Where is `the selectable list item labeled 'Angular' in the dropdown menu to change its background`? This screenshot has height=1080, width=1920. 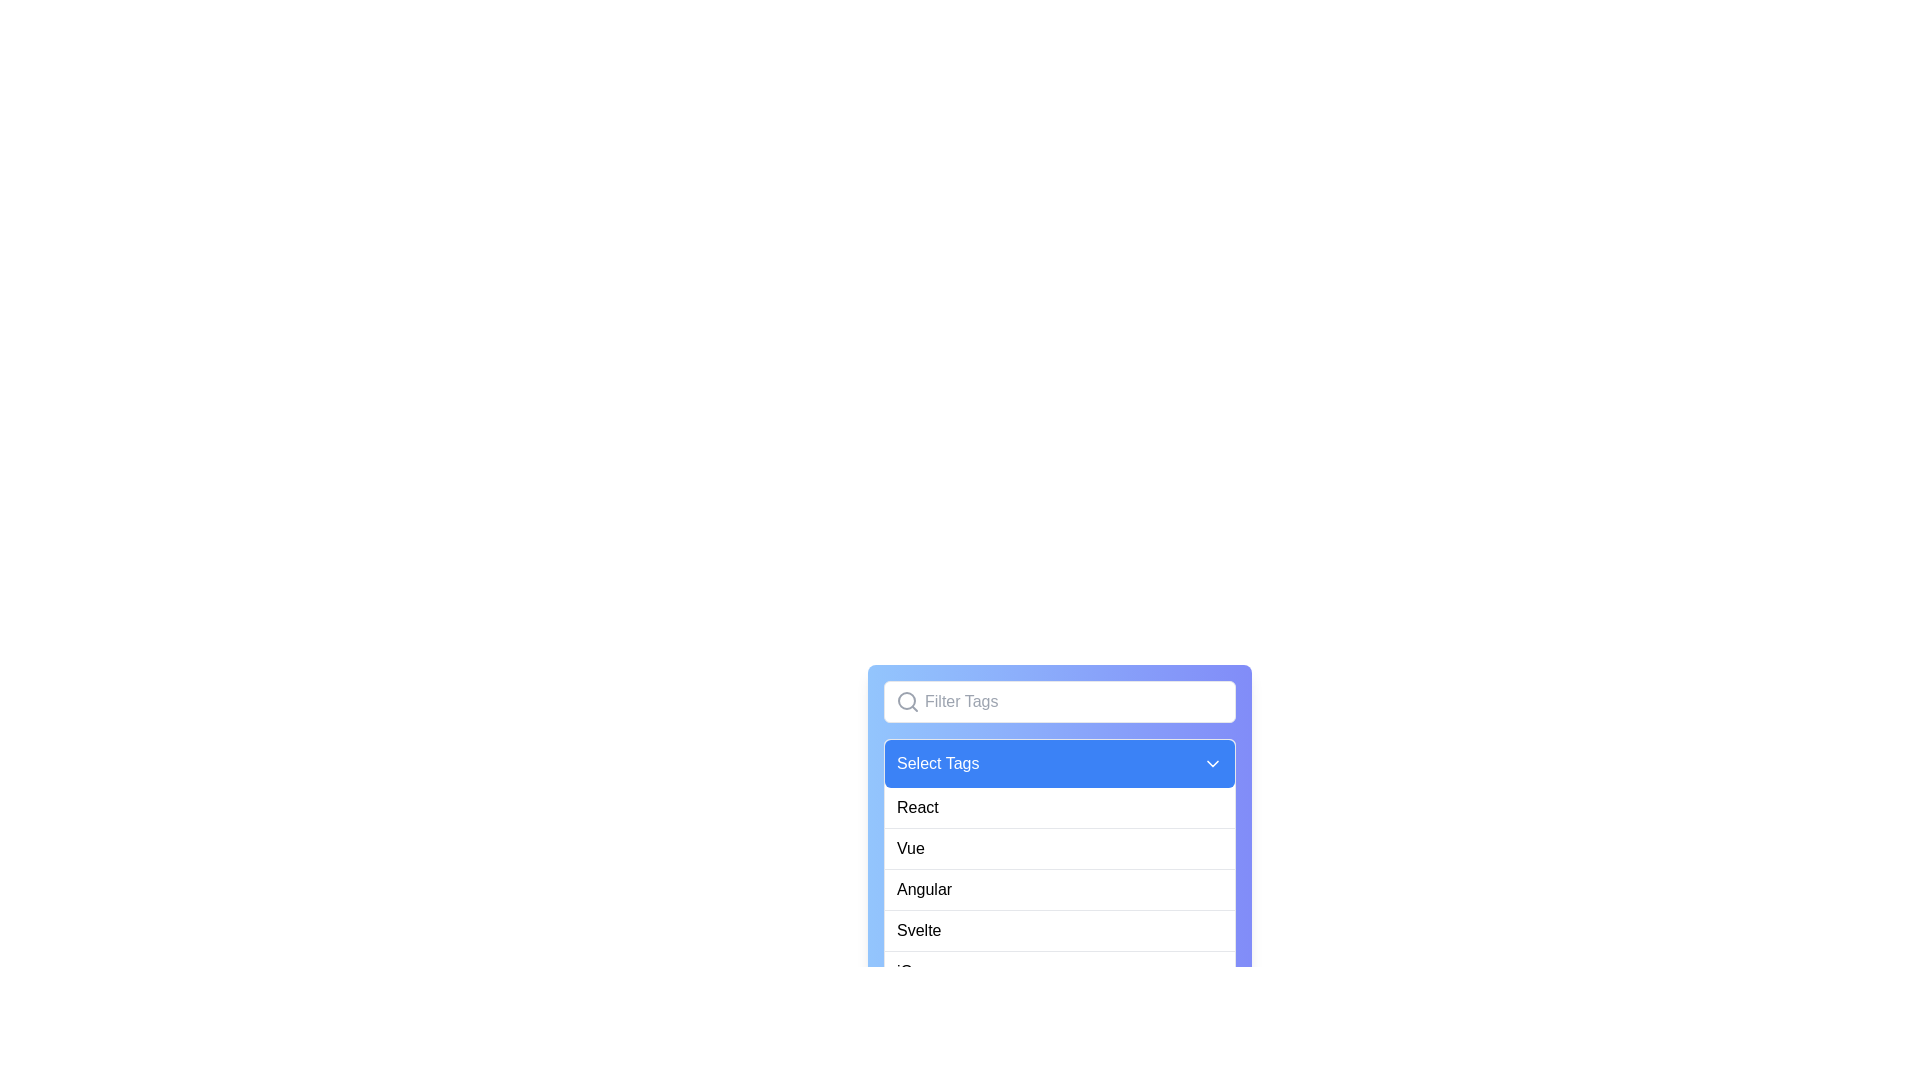
the selectable list item labeled 'Angular' in the dropdown menu to change its background is located at coordinates (1059, 889).